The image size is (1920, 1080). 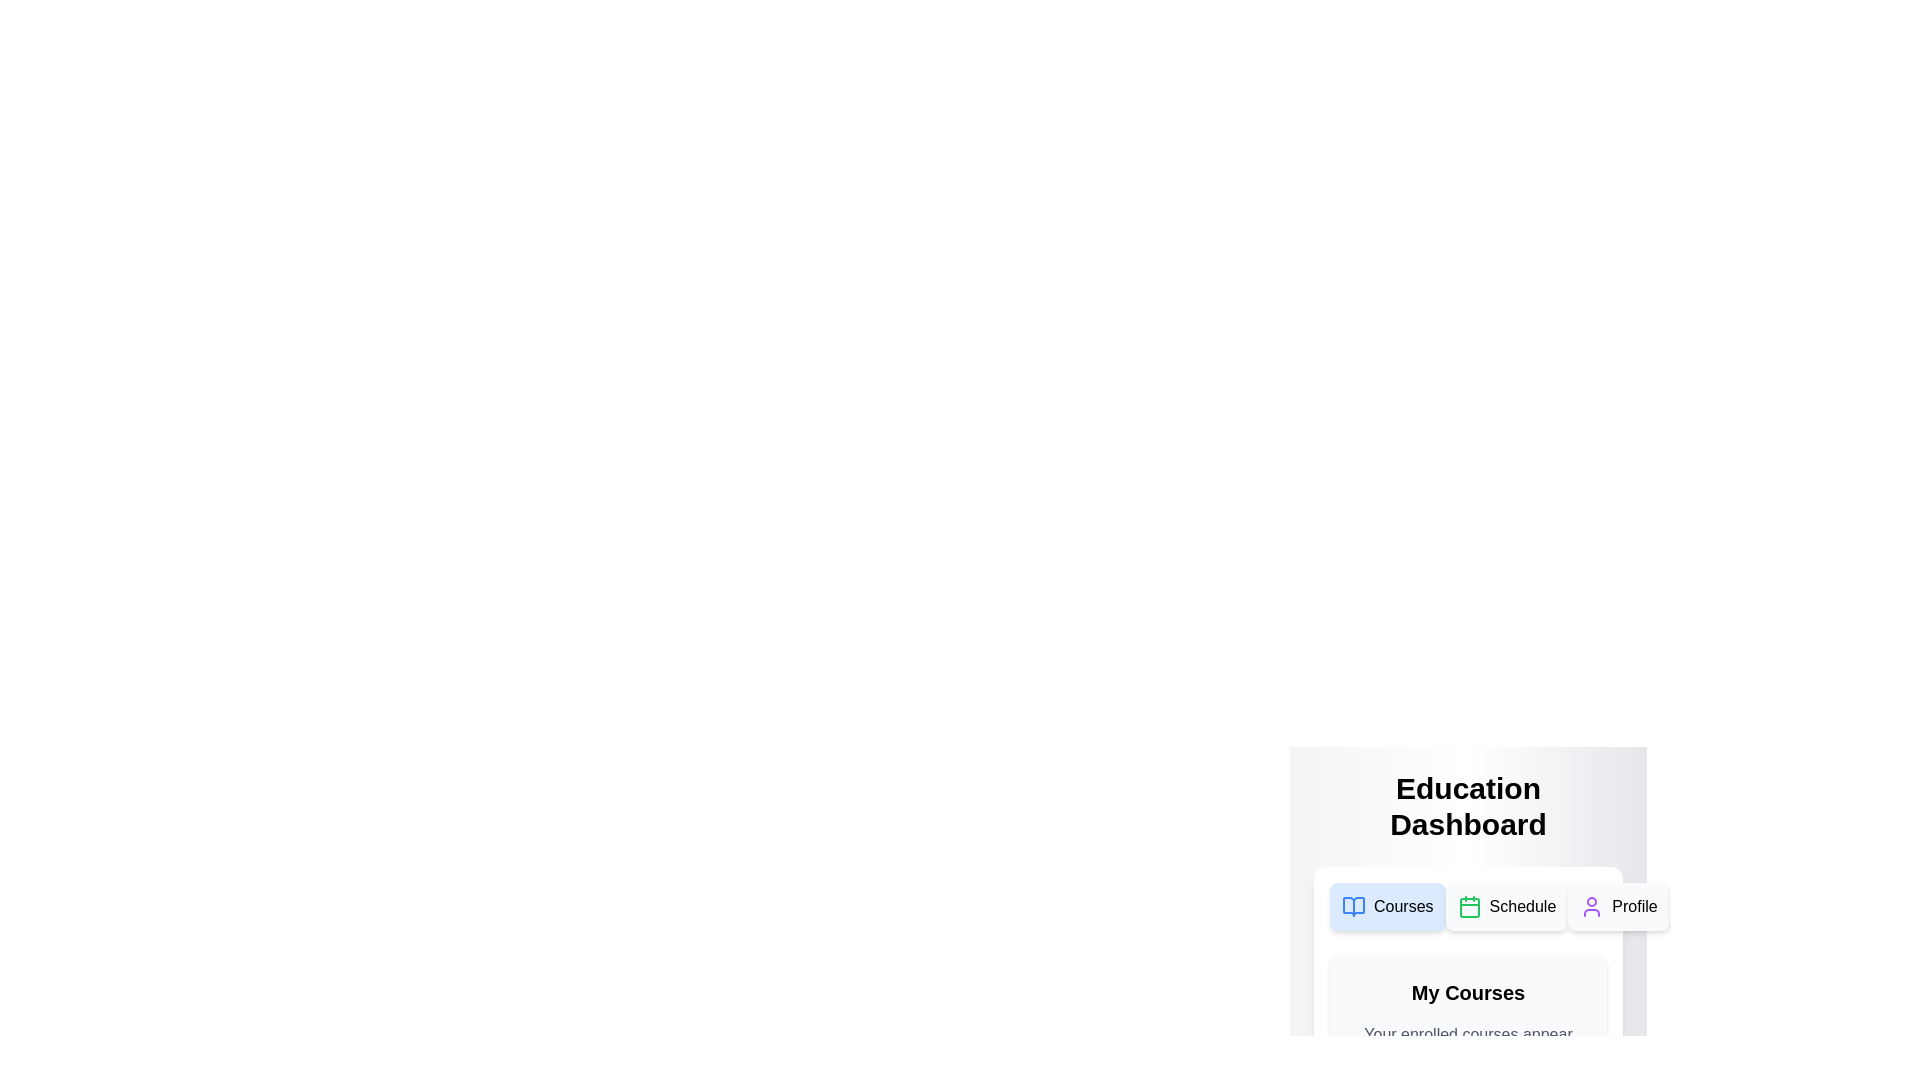 I want to click on the 'Courses' icon located within the light blue rounded rectangle button on the 'Education Dashboard', so click(x=1353, y=906).